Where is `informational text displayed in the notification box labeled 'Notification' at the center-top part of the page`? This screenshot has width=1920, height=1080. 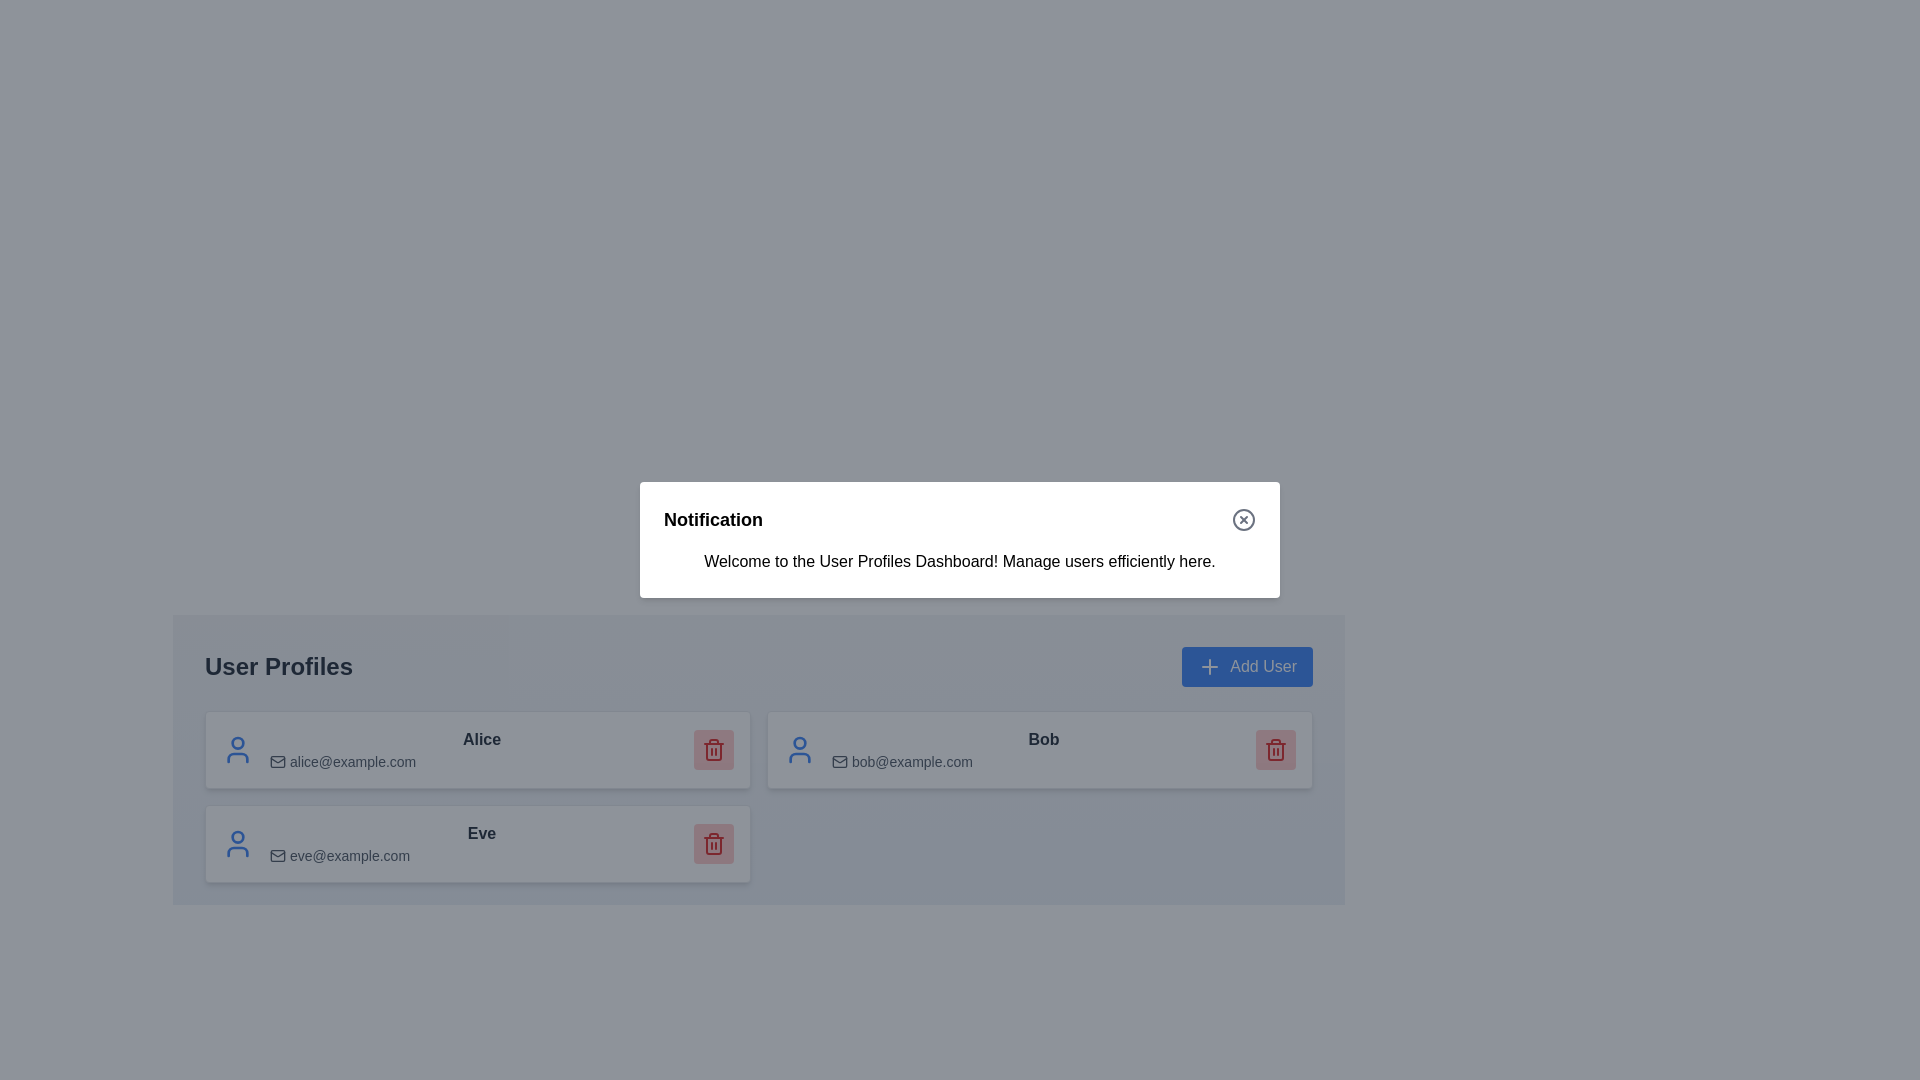 informational text displayed in the notification box labeled 'Notification' at the center-top part of the page is located at coordinates (960, 562).